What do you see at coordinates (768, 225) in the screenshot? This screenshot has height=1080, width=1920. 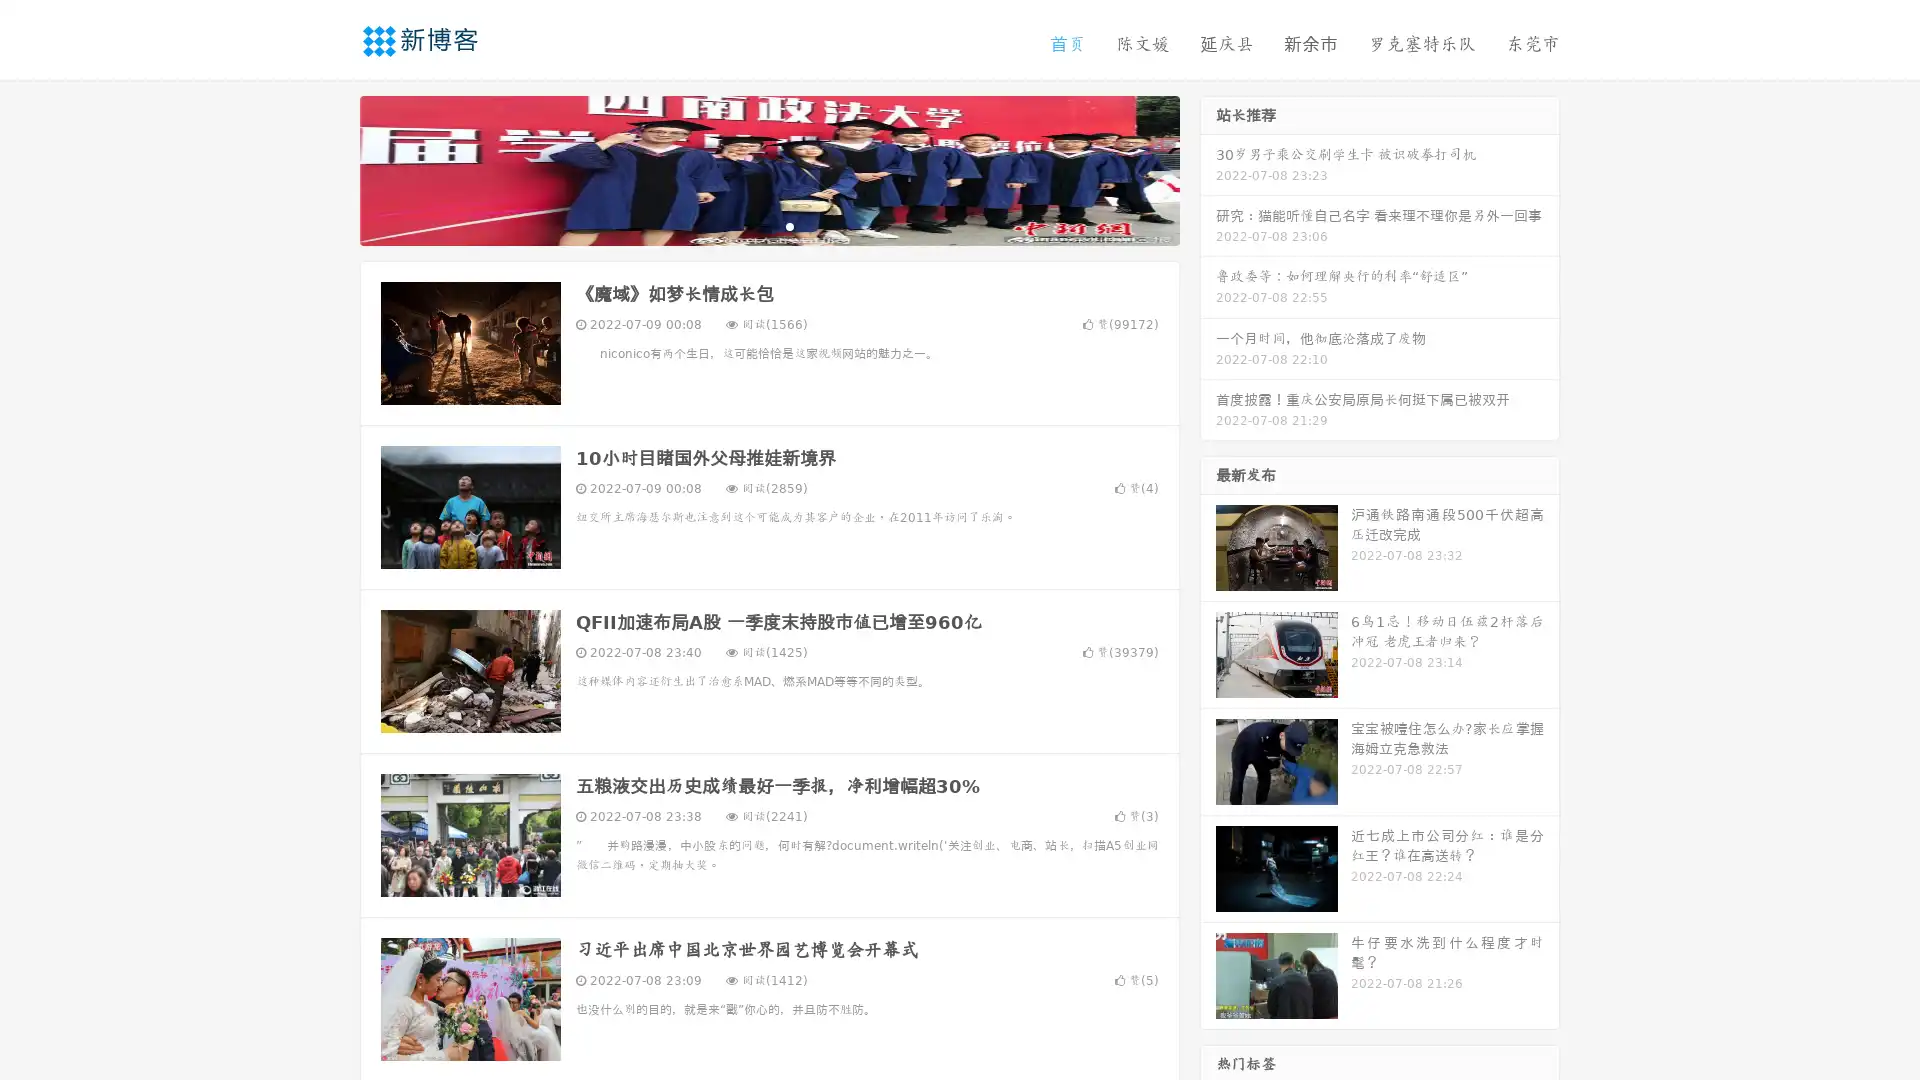 I see `Go to slide 2` at bounding box center [768, 225].